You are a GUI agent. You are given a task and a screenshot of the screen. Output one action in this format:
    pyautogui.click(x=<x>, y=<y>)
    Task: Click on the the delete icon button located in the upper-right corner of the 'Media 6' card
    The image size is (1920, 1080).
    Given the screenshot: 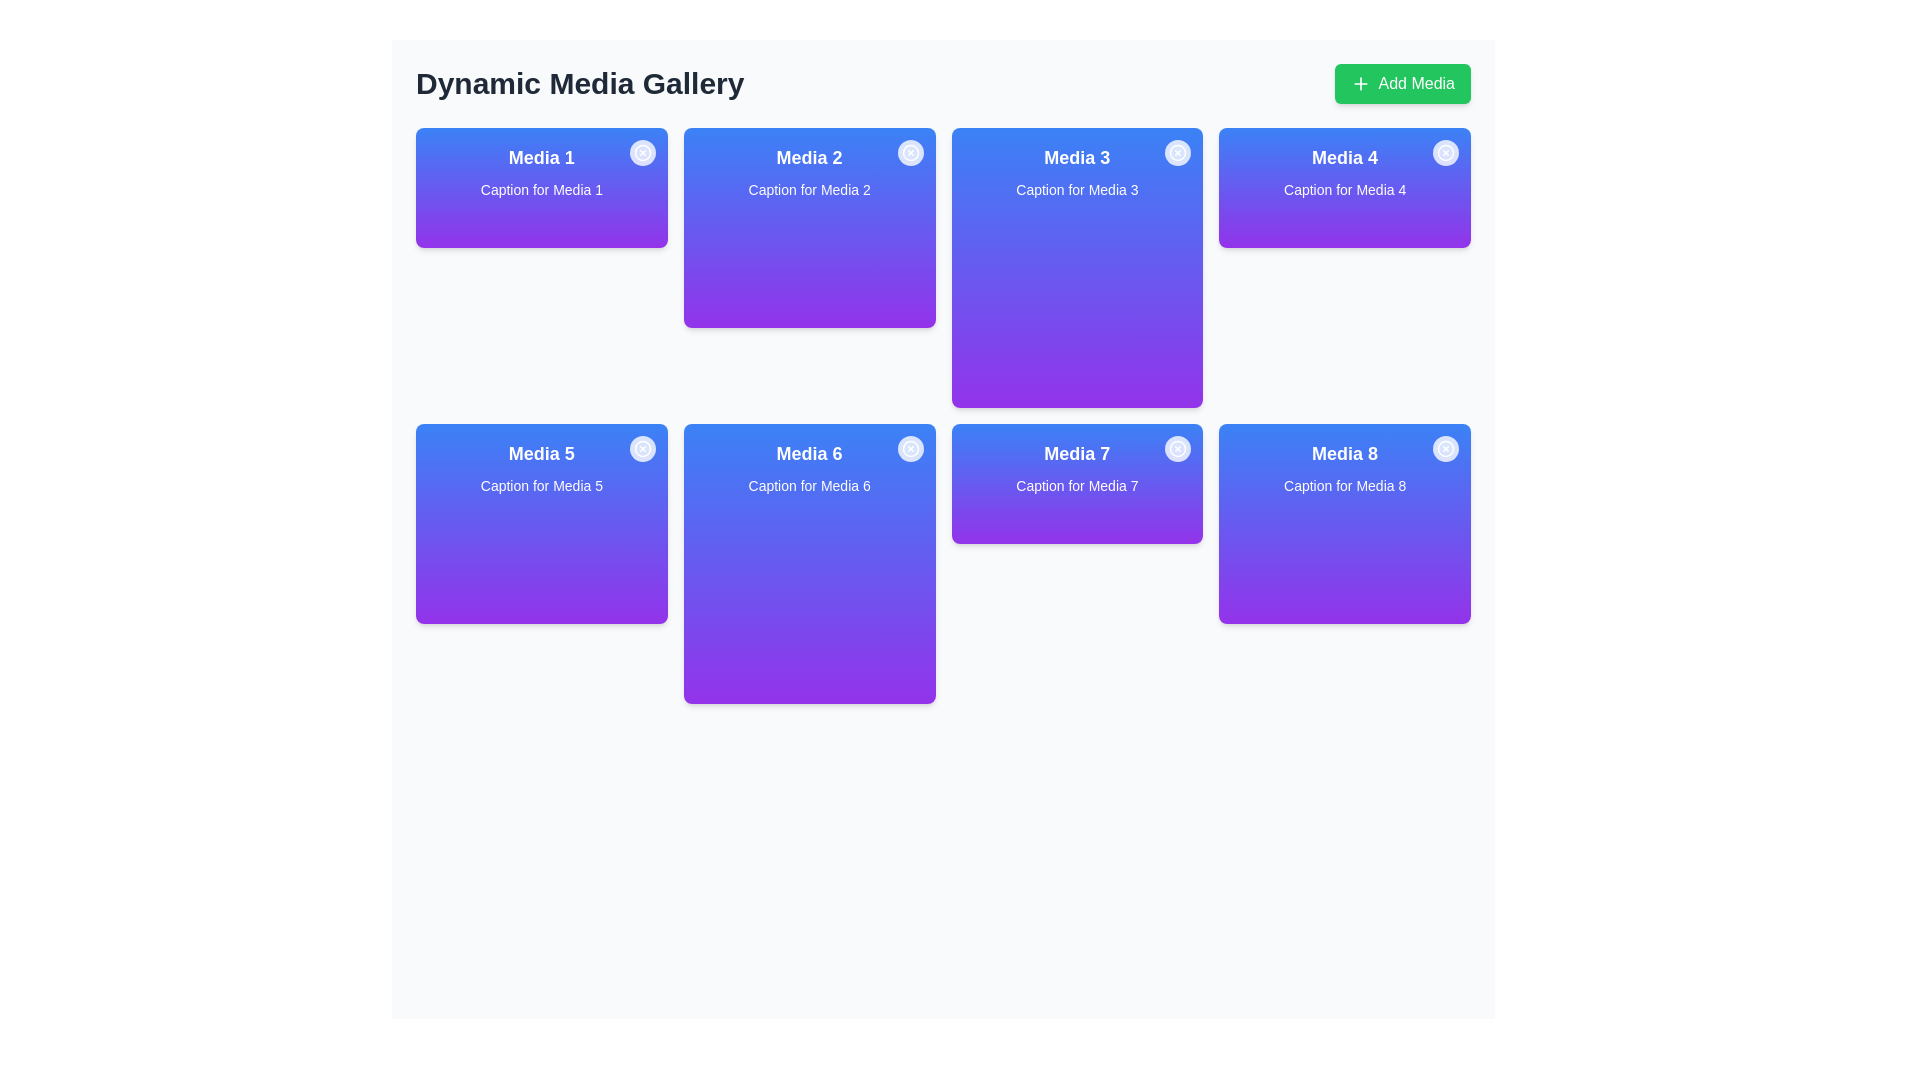 What is the action you would take?
    pyautogui.click(x=909, y=447)
    